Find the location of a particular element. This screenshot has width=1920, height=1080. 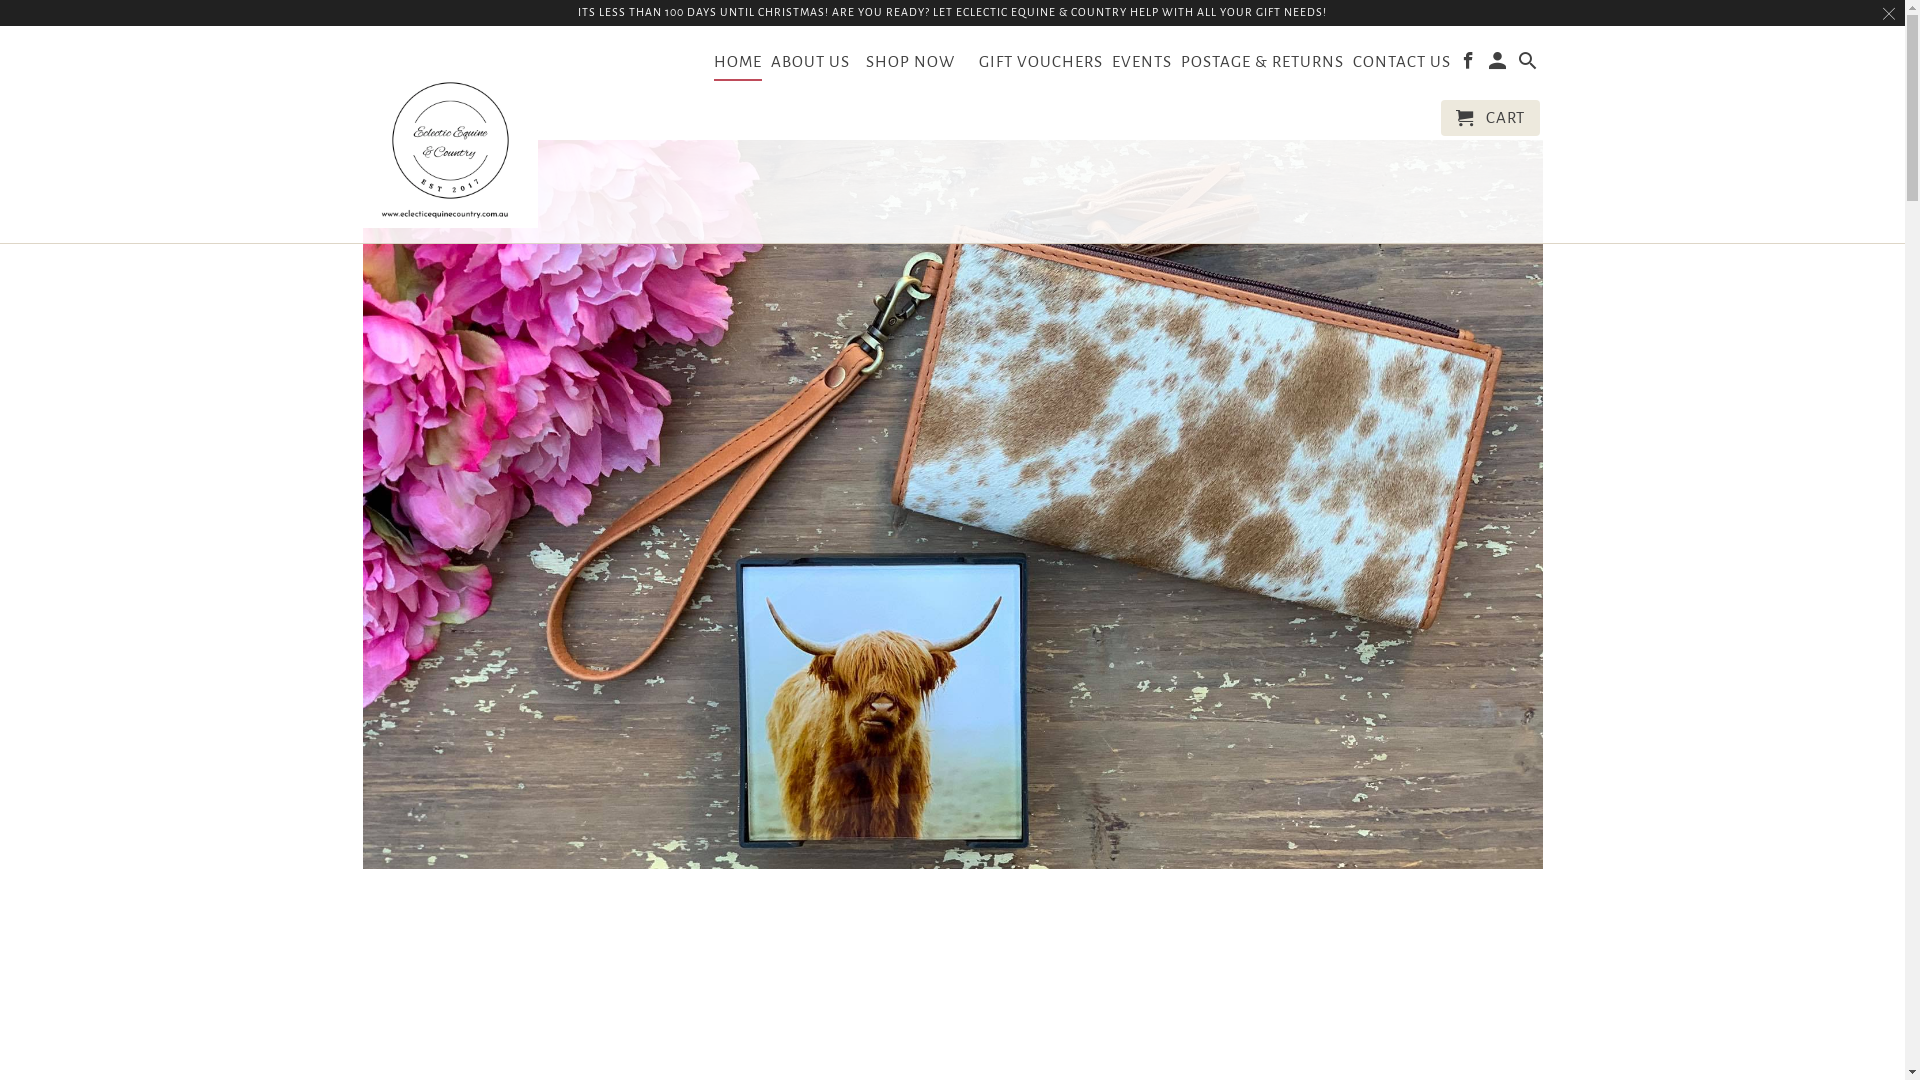

'My Account ' is located at coordinates (1488, 64).